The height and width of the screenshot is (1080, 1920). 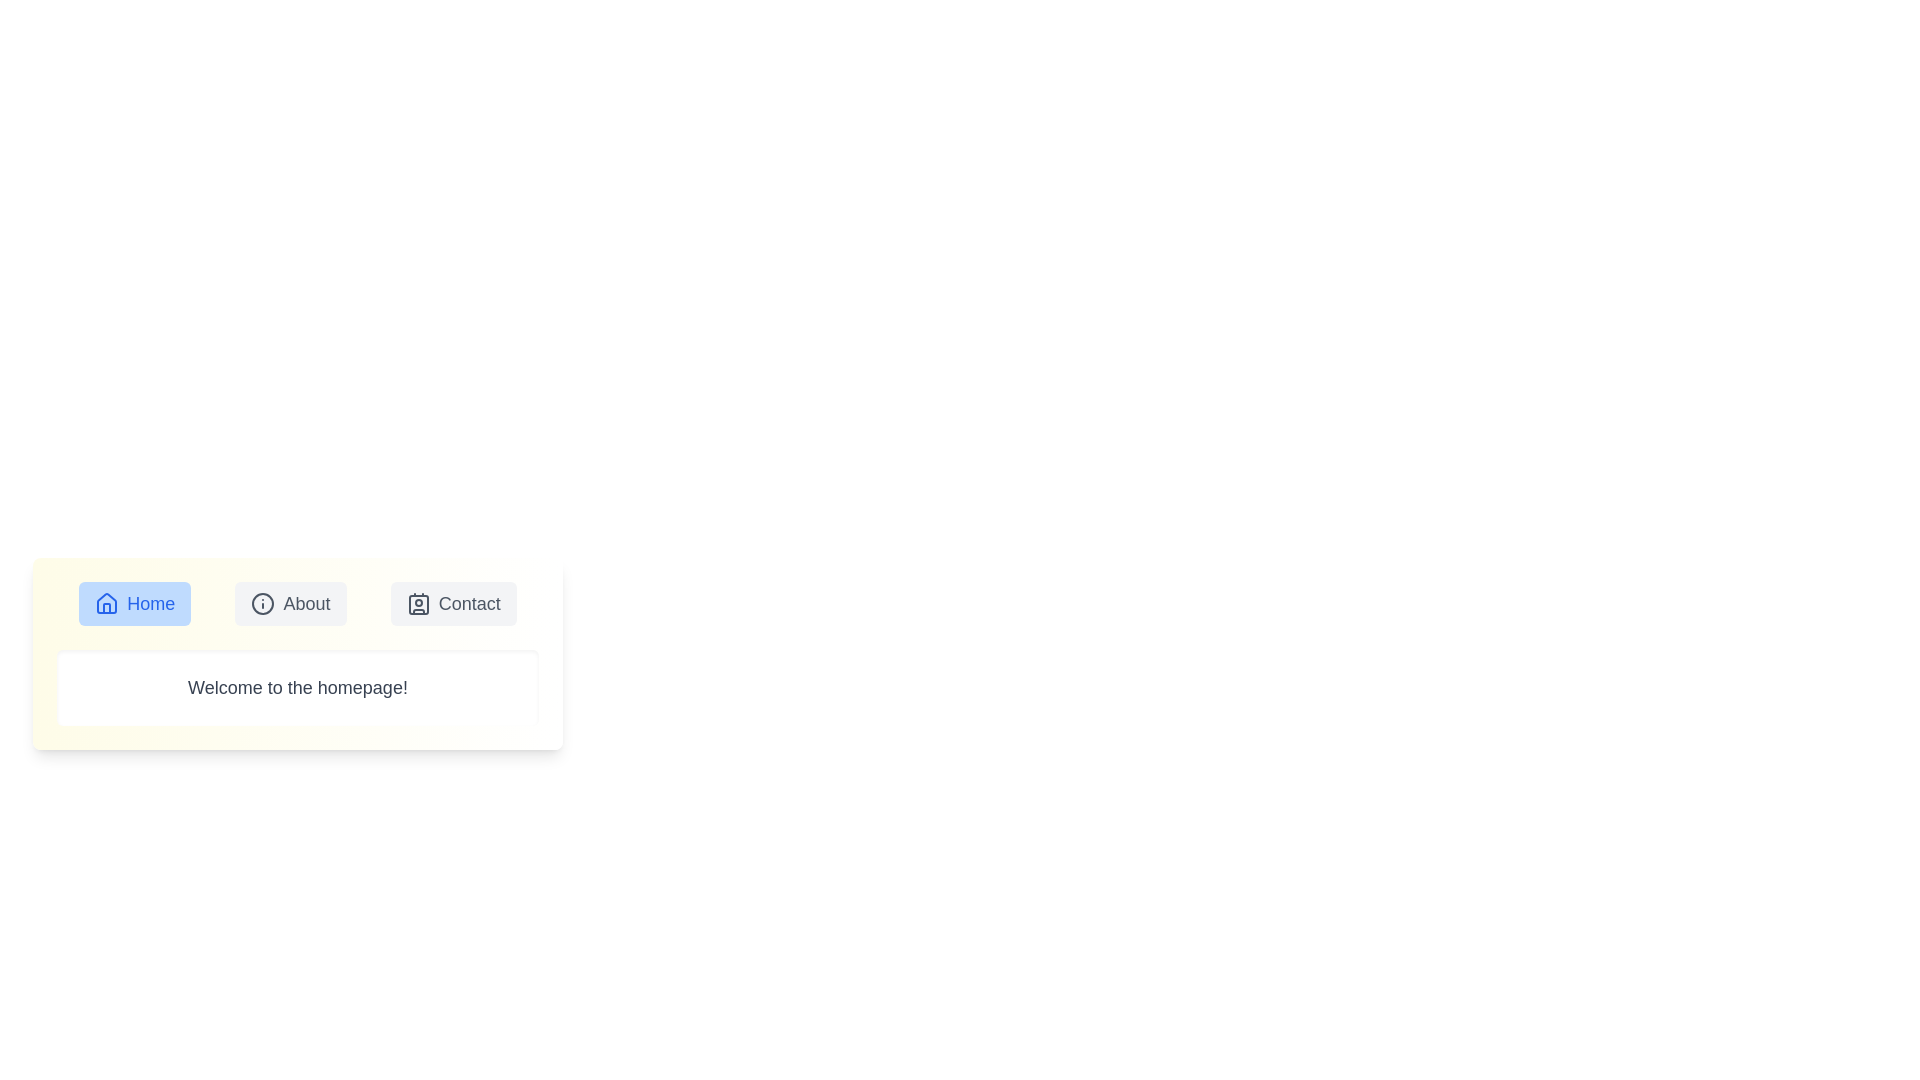 What do you see at coordinates (451, 603) in the screenshot?
I see `the Contact tab to examine its content` at bounding box center [451, 603].